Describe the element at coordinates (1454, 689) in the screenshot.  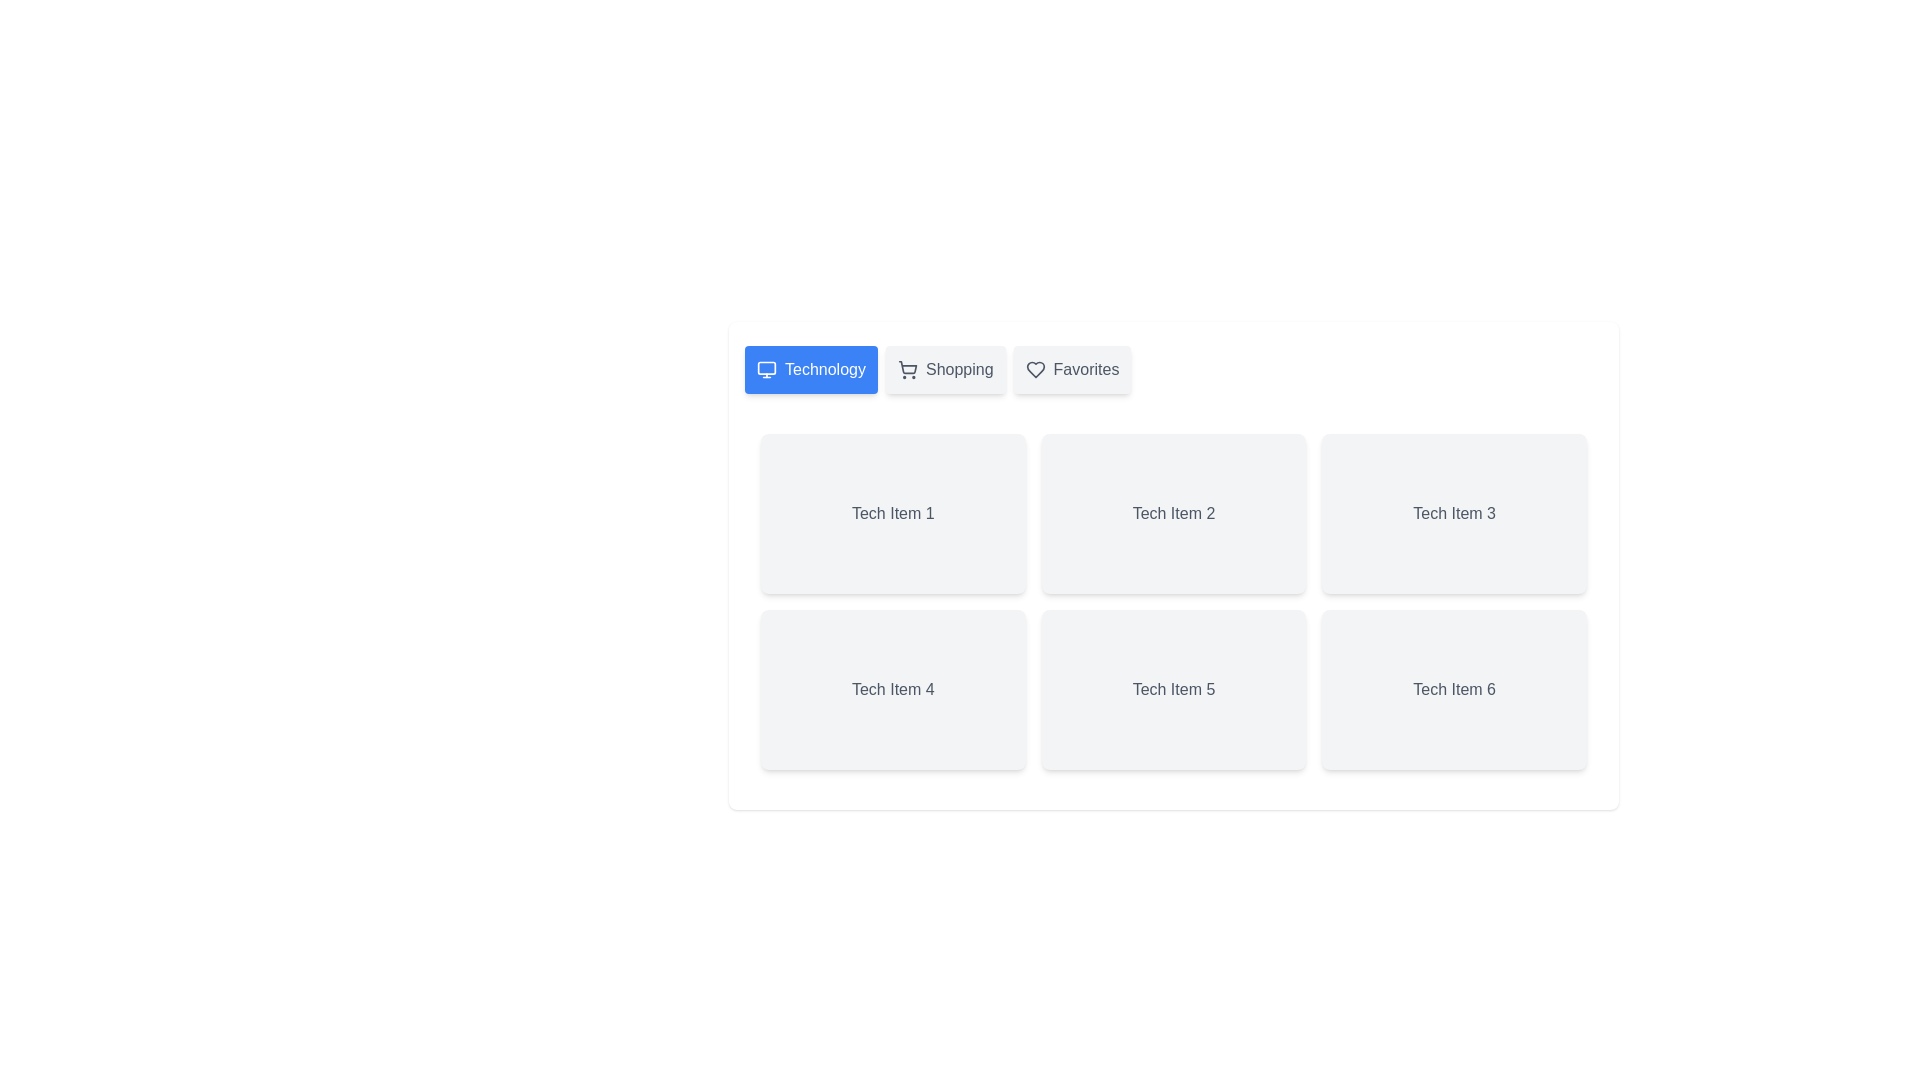
I see `the item labeled Tech Item 6 within the active tab` at that location.